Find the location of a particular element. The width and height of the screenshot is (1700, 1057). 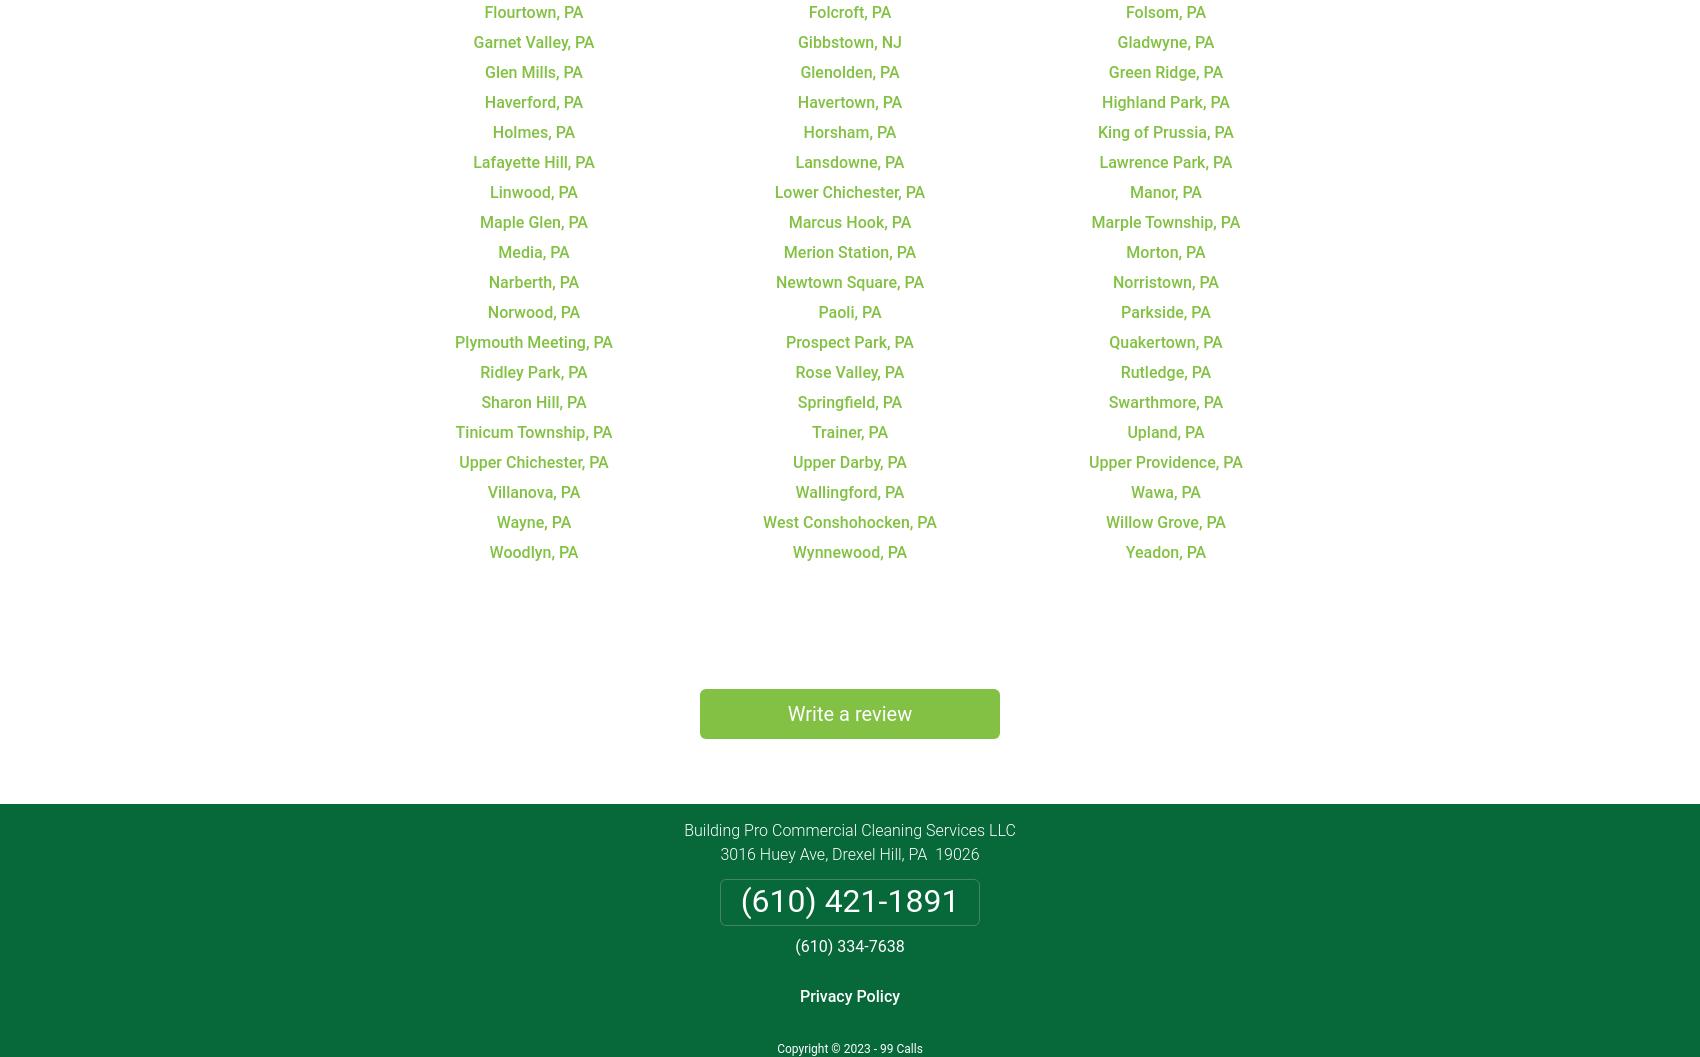

'Marcus Hook, PA' is located at coordinates (848, 221).